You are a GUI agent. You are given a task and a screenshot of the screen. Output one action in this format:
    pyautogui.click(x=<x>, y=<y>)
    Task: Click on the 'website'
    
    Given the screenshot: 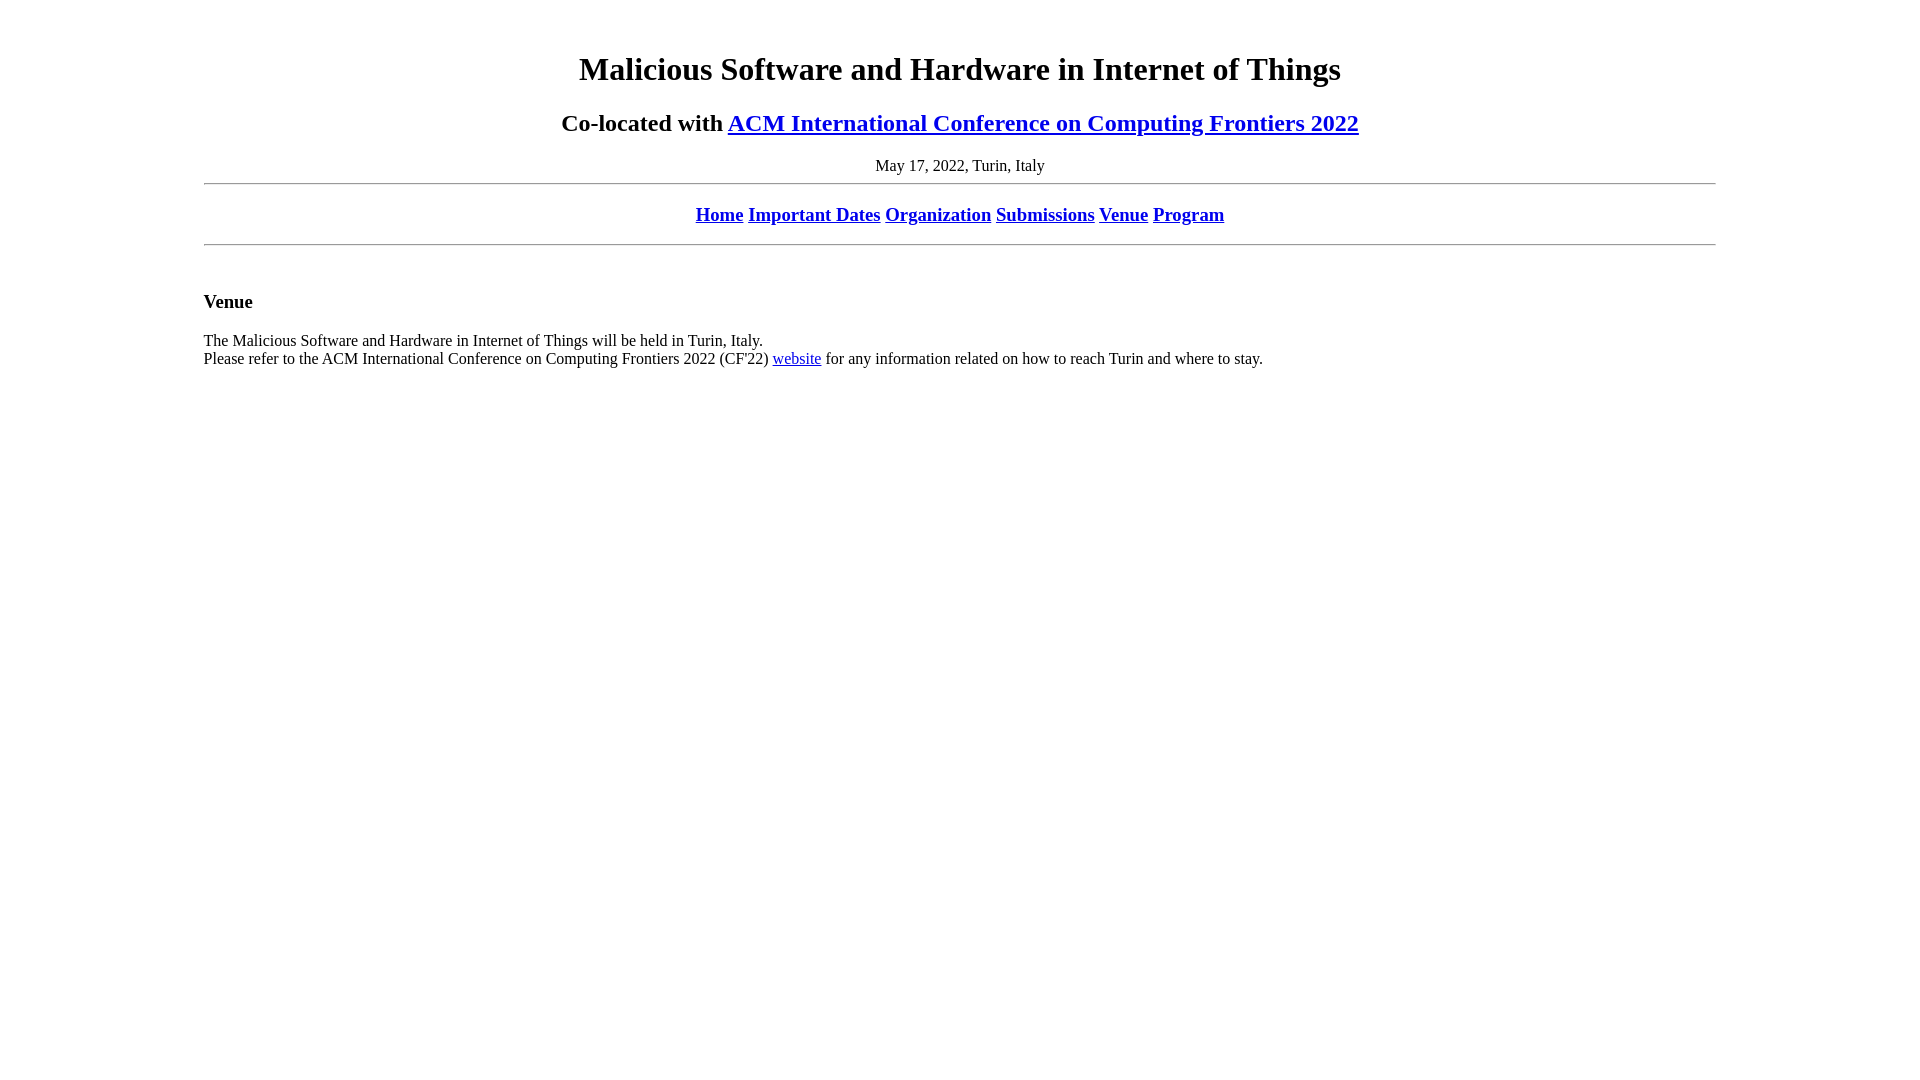 What is the action you would take?
    pyautogui.click(x=796, y=357)
    